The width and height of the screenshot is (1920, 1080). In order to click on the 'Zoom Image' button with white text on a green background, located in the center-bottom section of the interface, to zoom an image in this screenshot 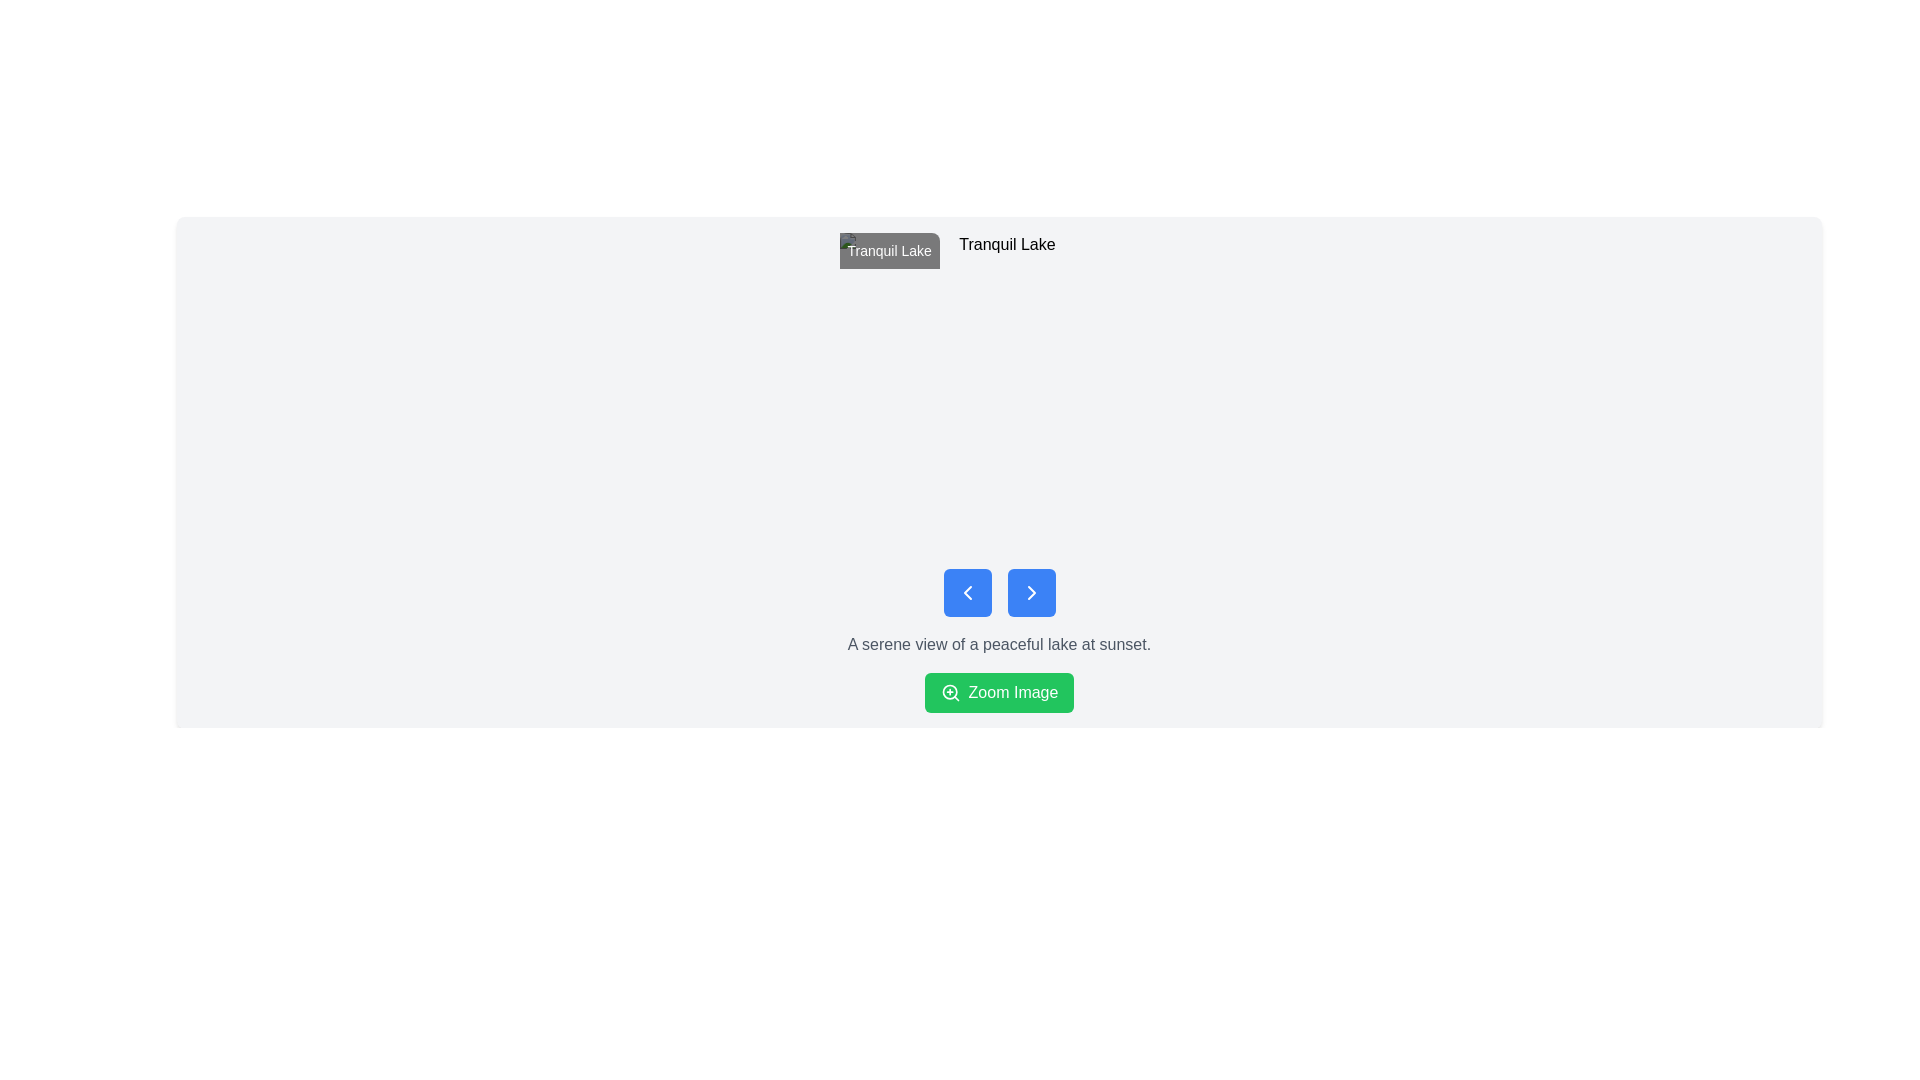, I will do `click(1013, 692)`.